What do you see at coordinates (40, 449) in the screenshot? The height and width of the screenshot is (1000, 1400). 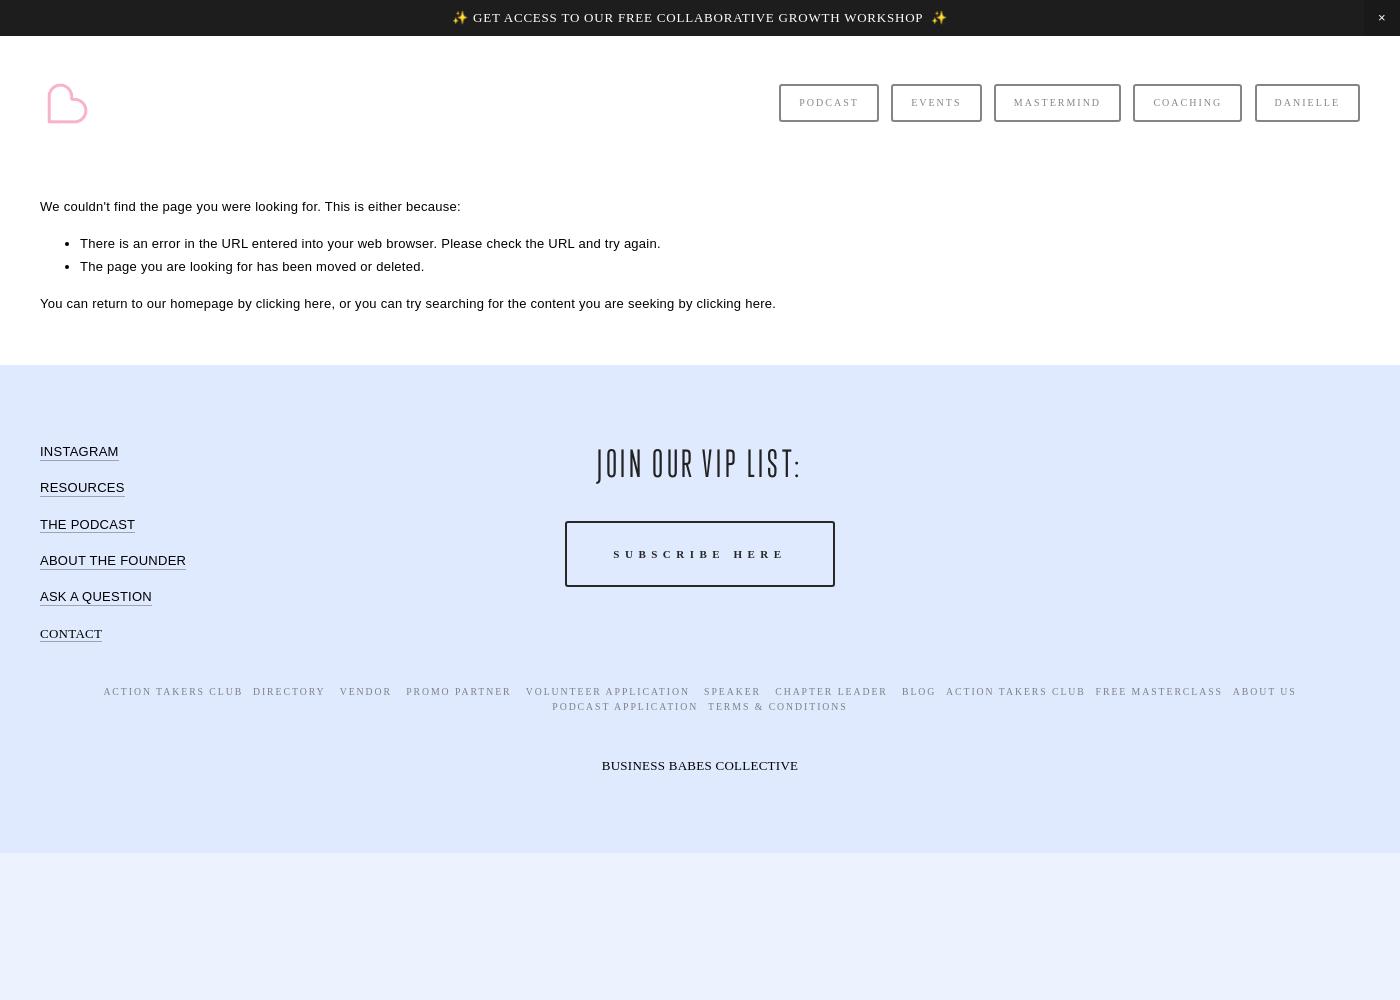 I see `'INSTAGRAM'` at bounding box center [40, 449].